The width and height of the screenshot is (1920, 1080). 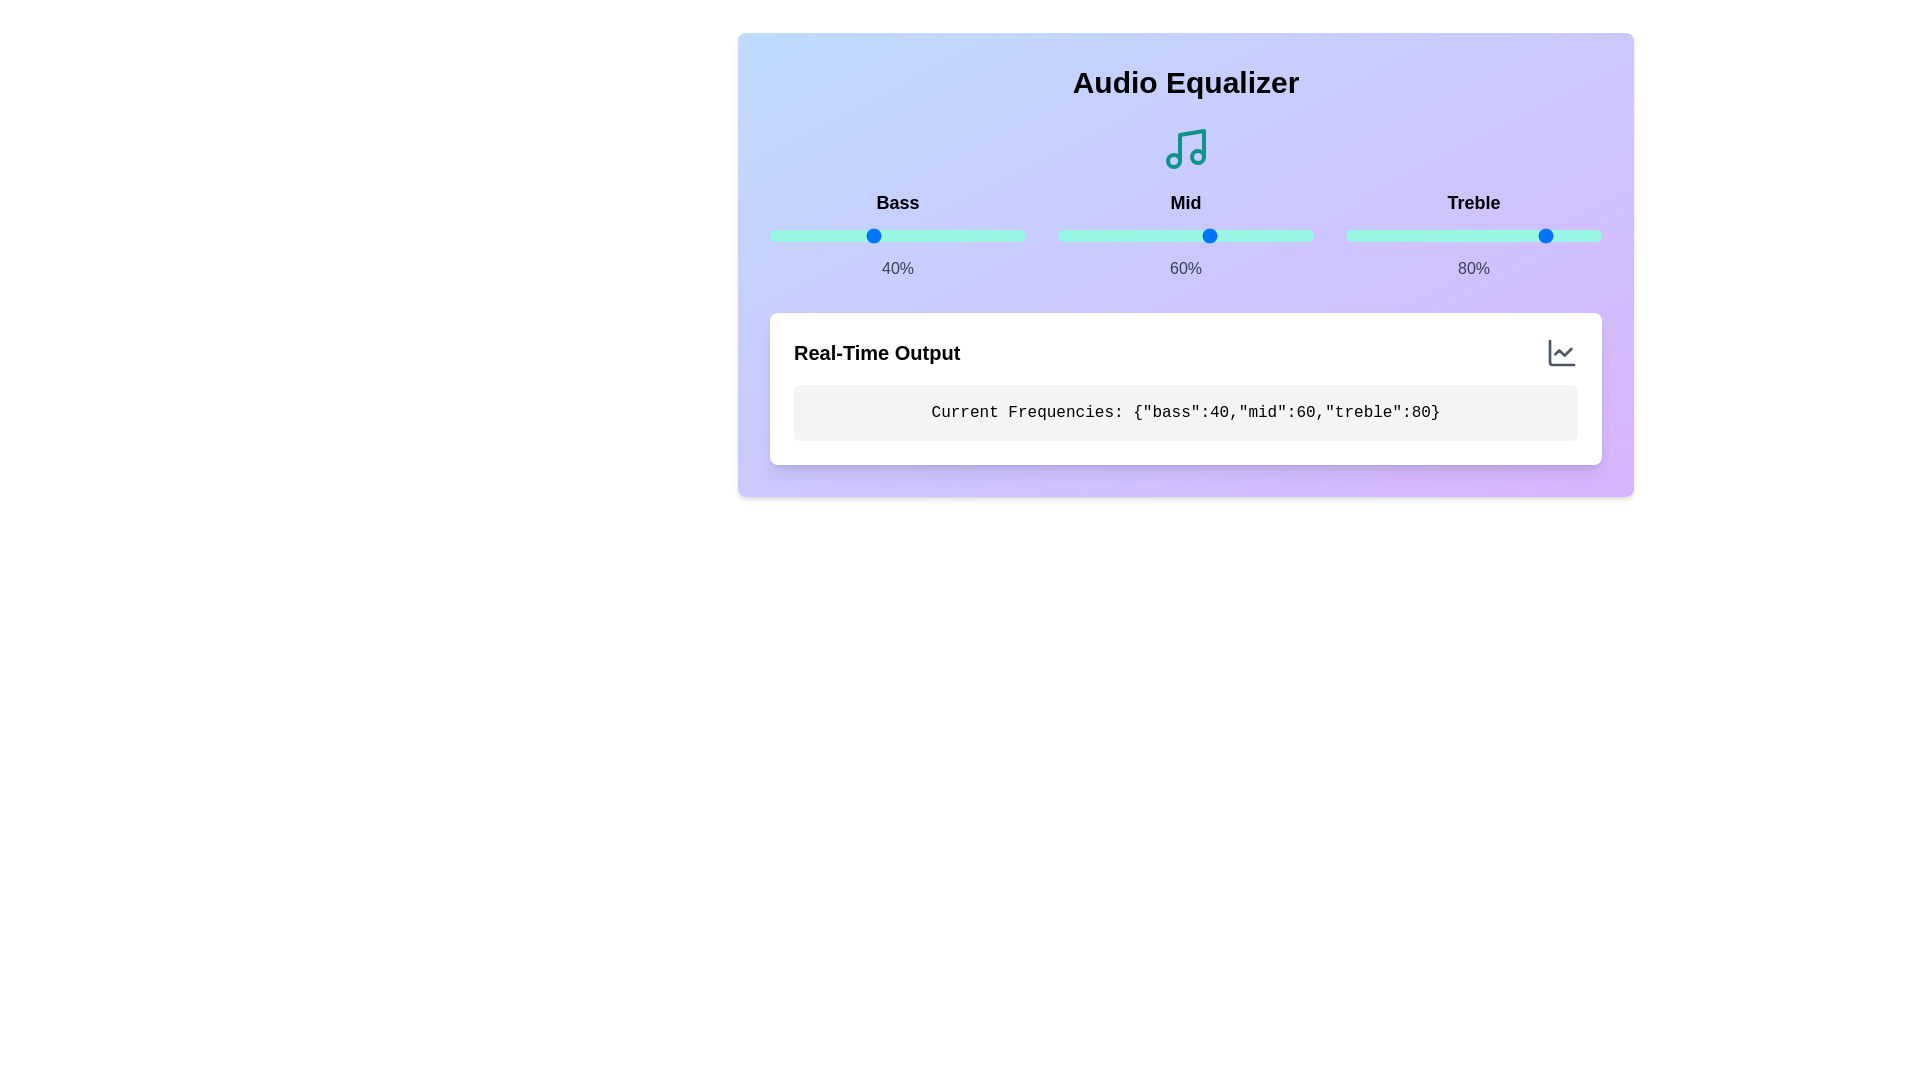 I want to click on header text 'Audio Equalizer' which is a bold, large-sized text centered at the top of a gradient-styled card interface, so click(x=1185, y=82).